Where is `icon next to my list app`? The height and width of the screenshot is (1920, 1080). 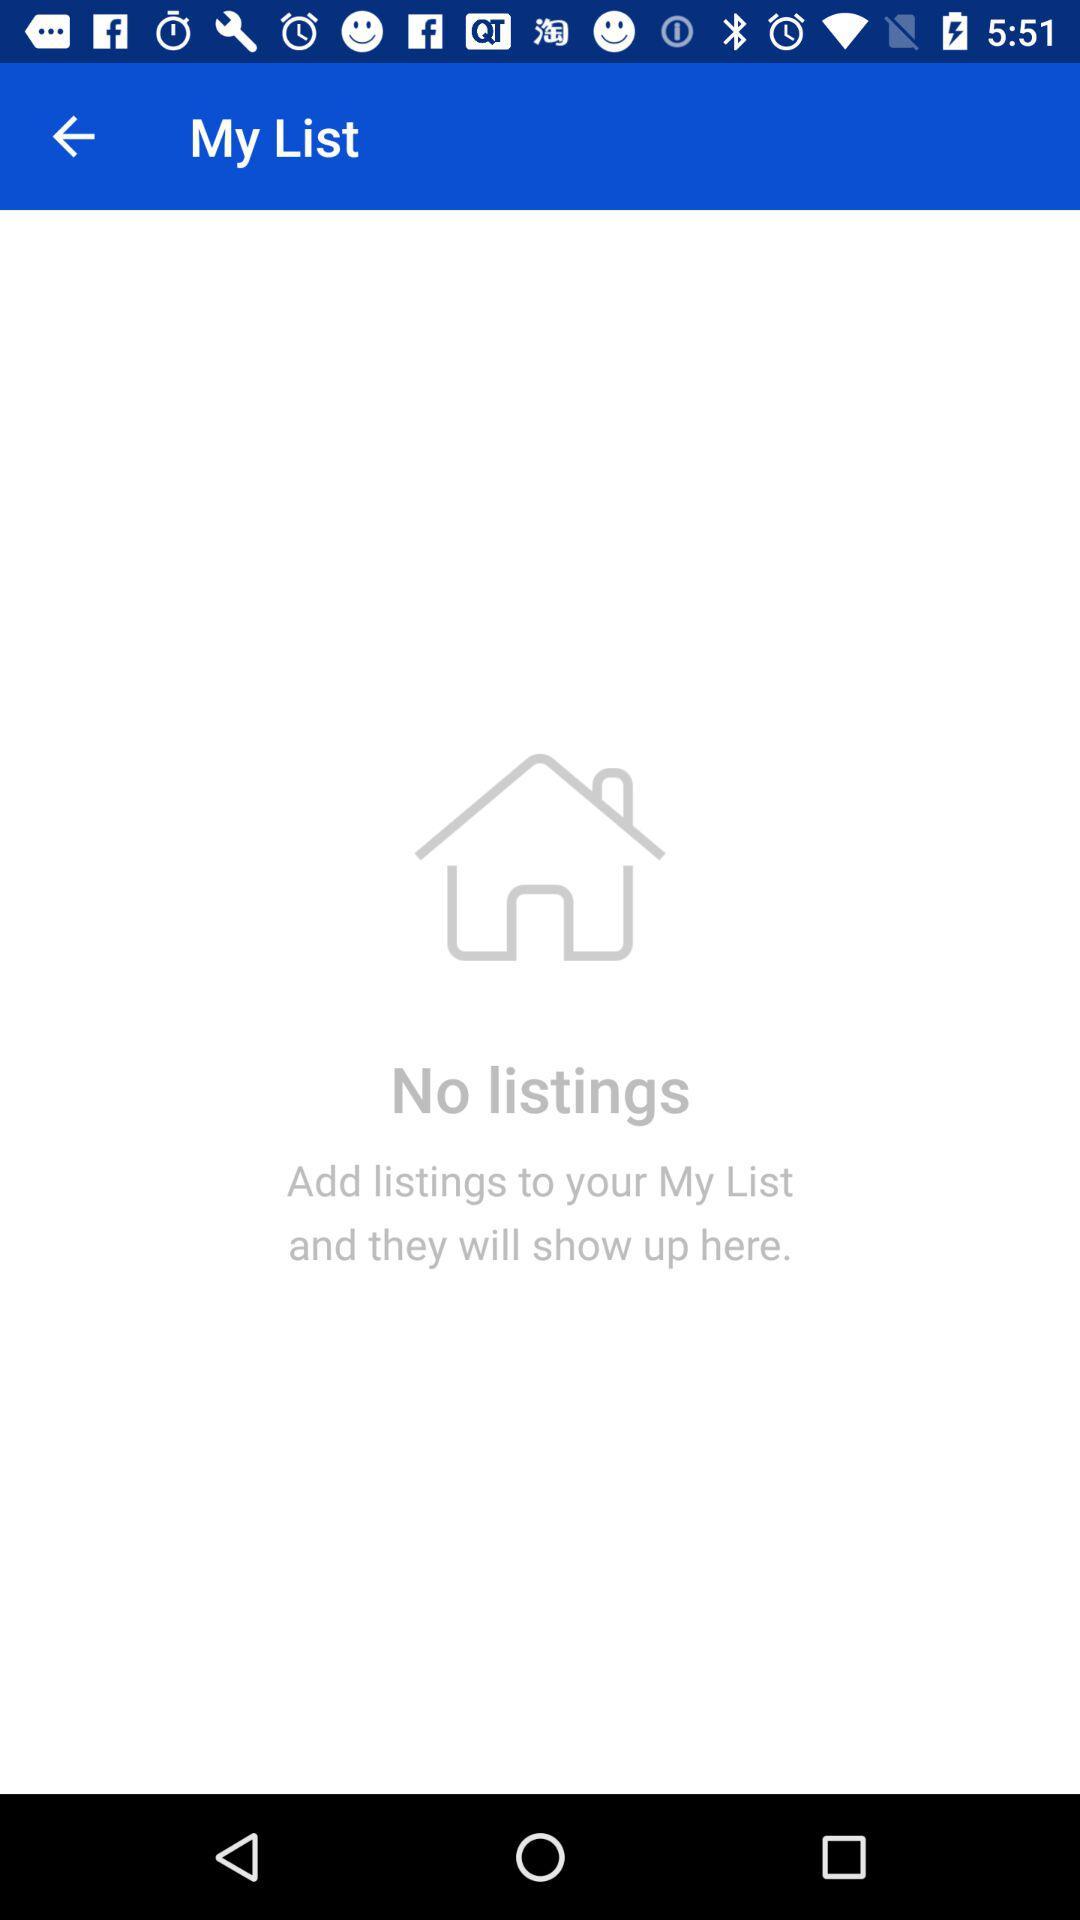
icon next to my list app is located at coordinates (72, 135).